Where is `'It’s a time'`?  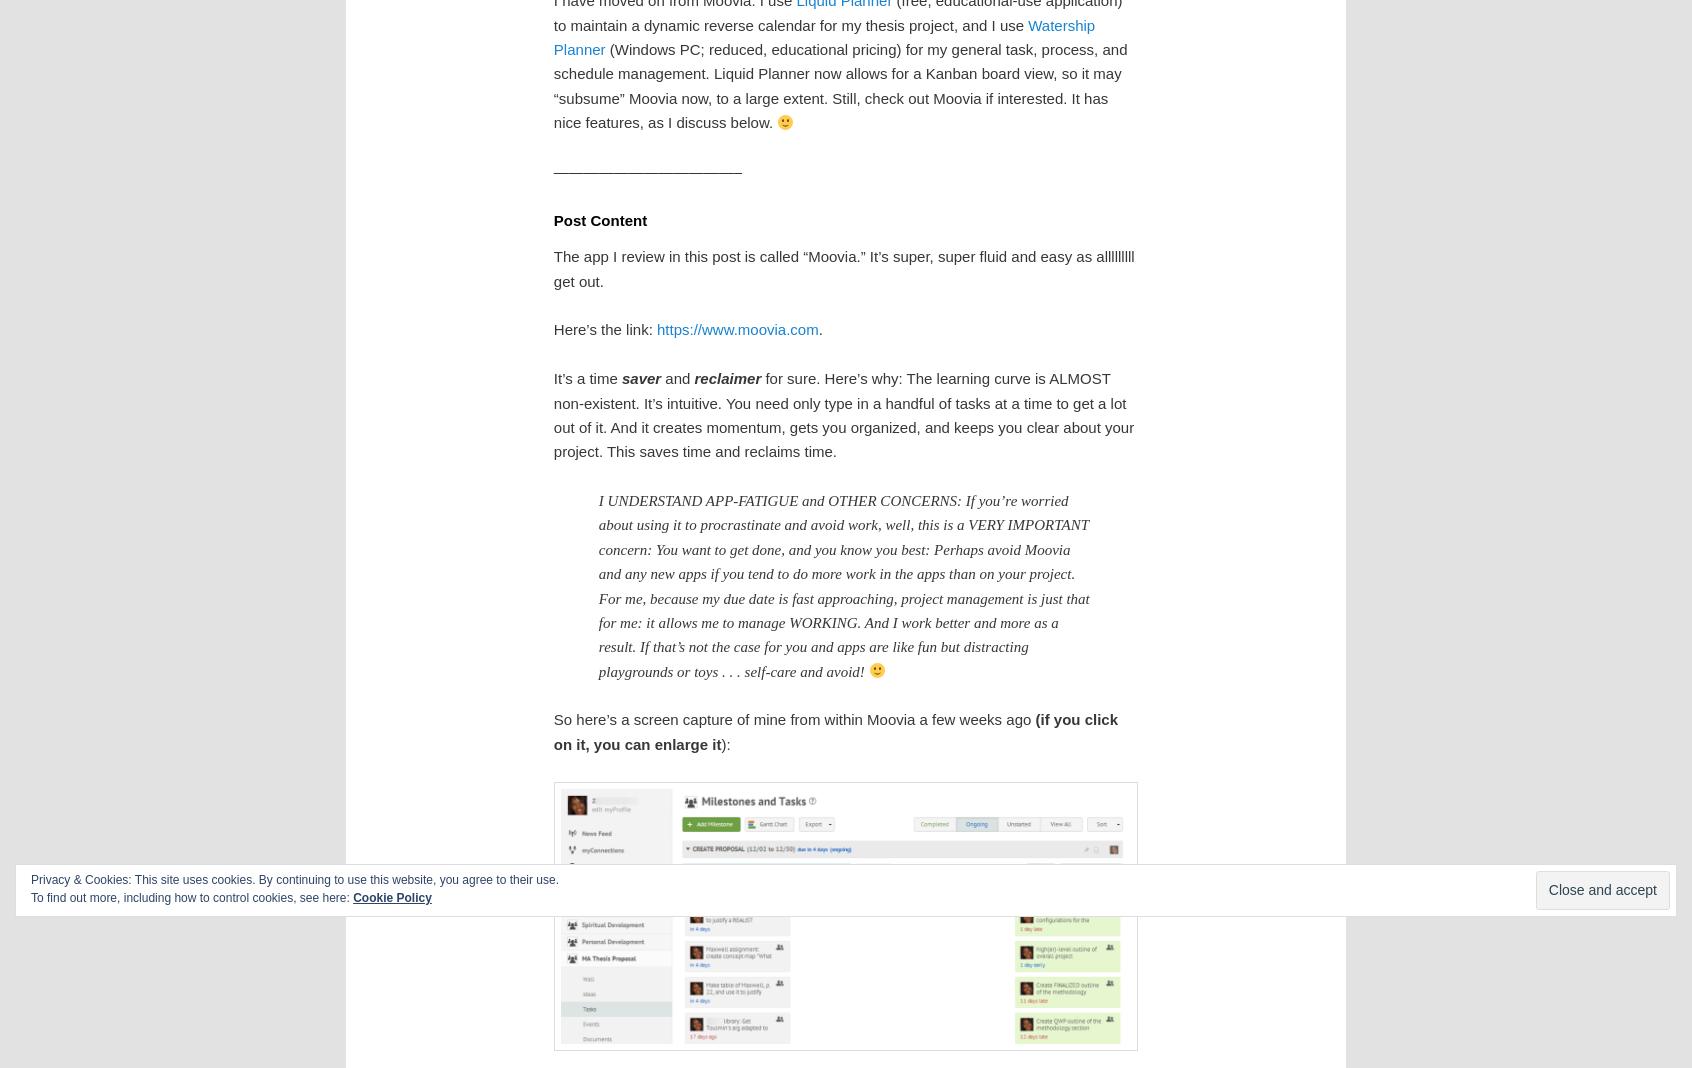 'It’s a time' is located at coordinates (583, 377).